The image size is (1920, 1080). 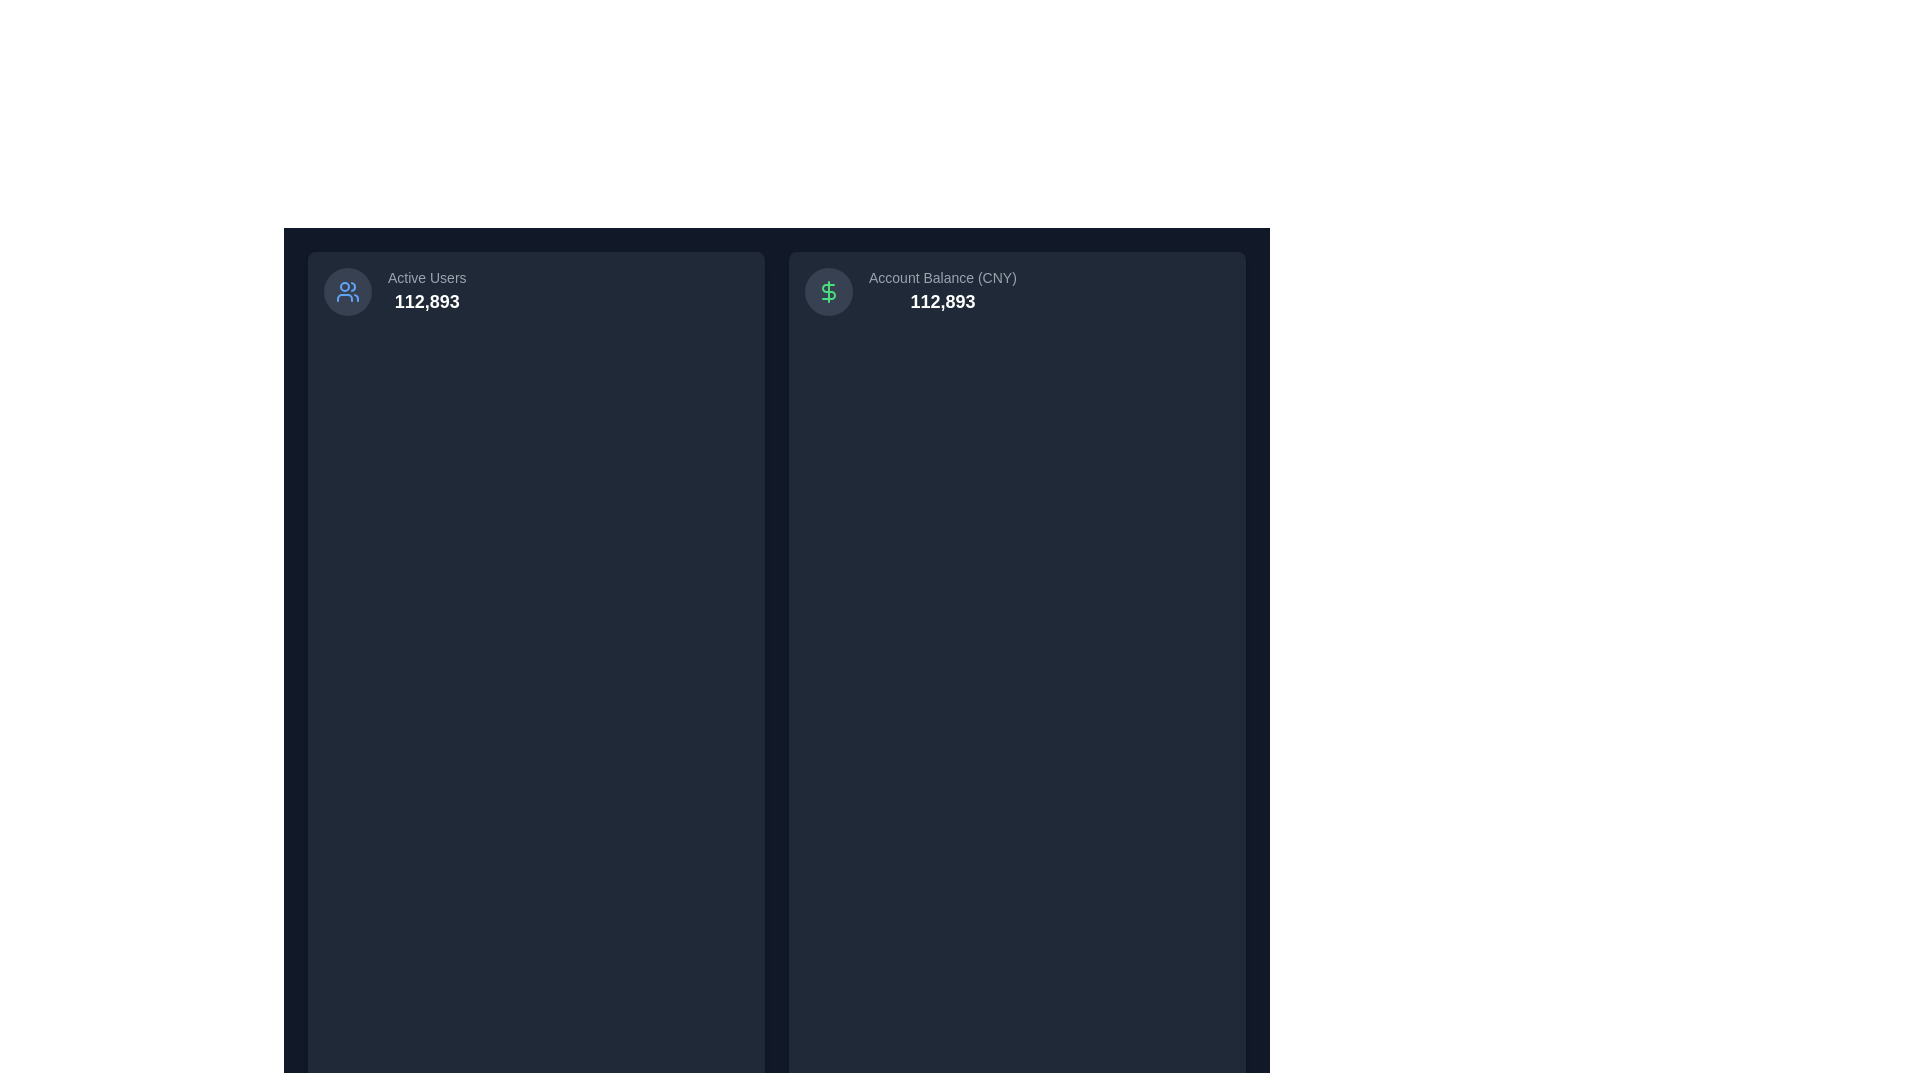 I want to click on the 'Account Balance (CNY)' text label, which indicates the type of numerical information displayed below it, specifically representing the account balance in Chinese Yuan (CNY), located at the top of a vertical layout within a section marked by a dollar sign icon, so click(x=941, y=277).